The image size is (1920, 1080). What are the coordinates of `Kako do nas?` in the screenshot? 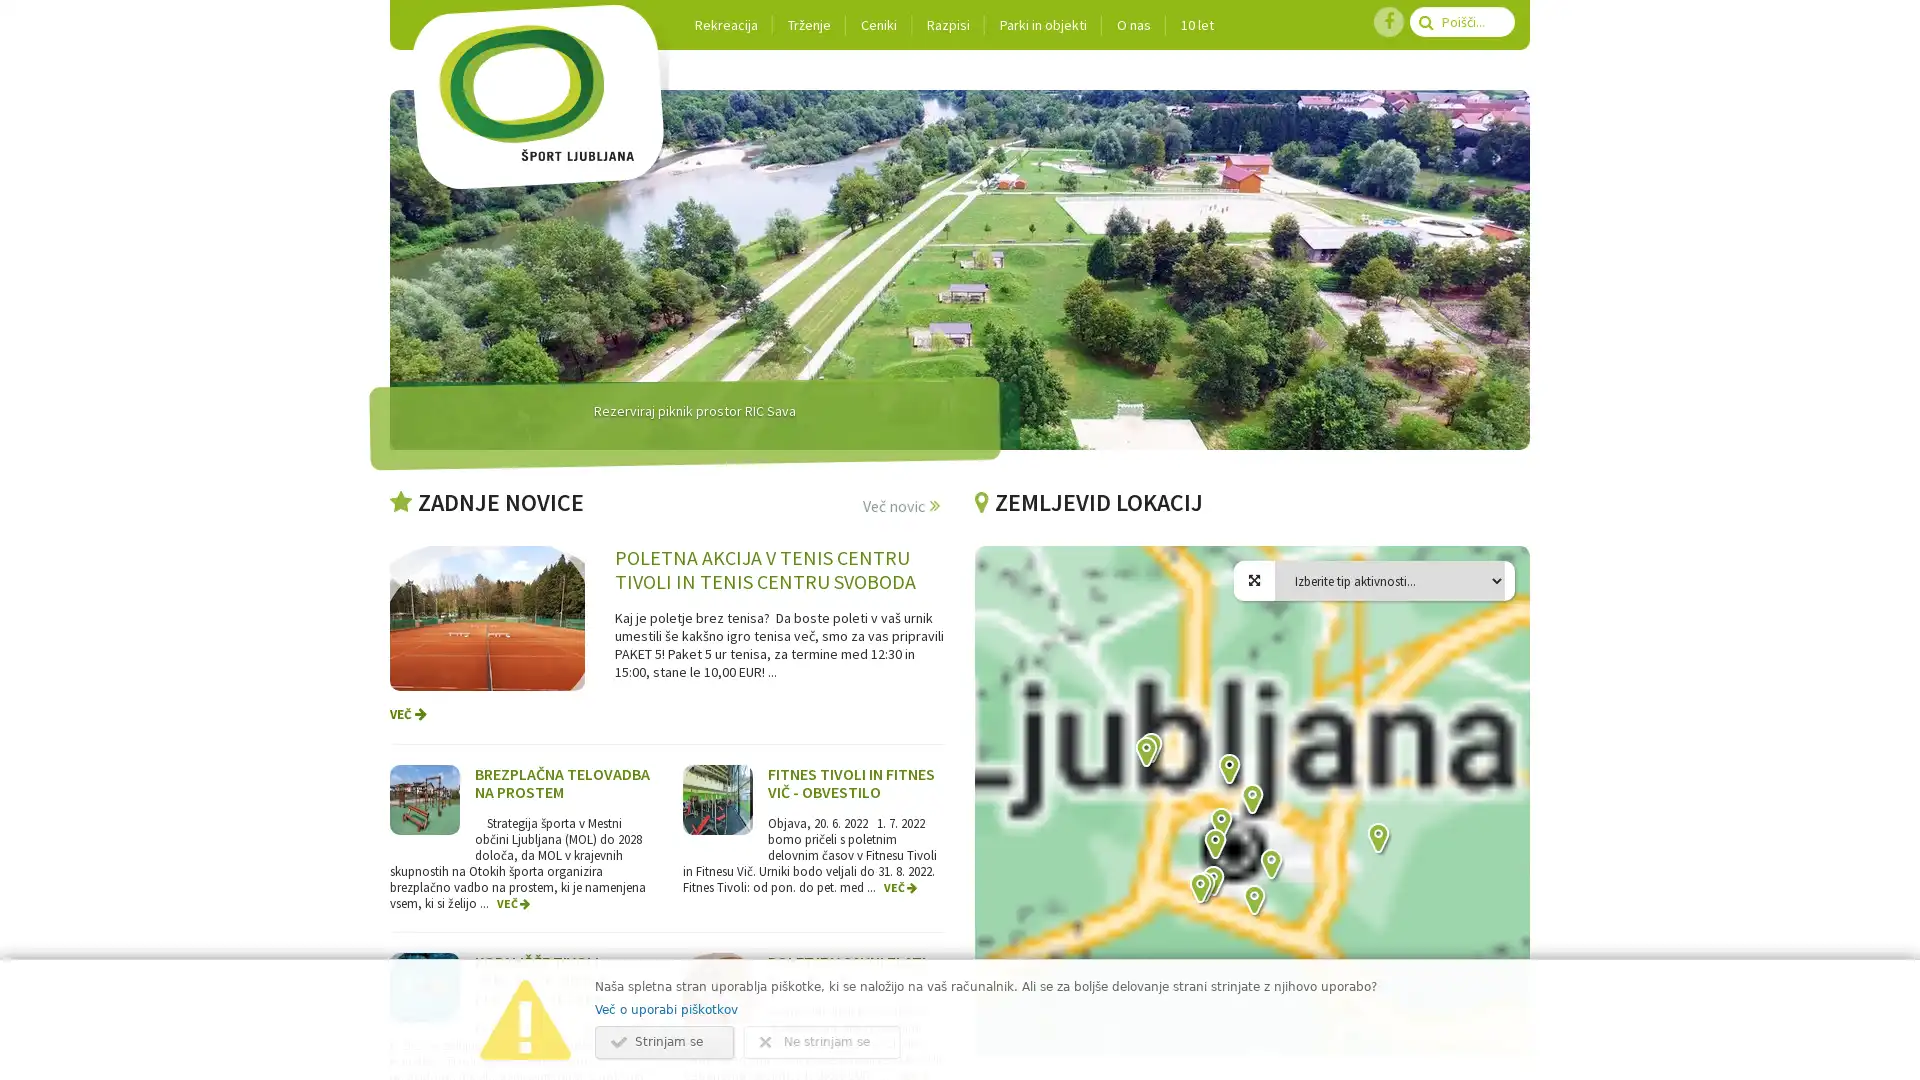 It's located at (1211, 882).